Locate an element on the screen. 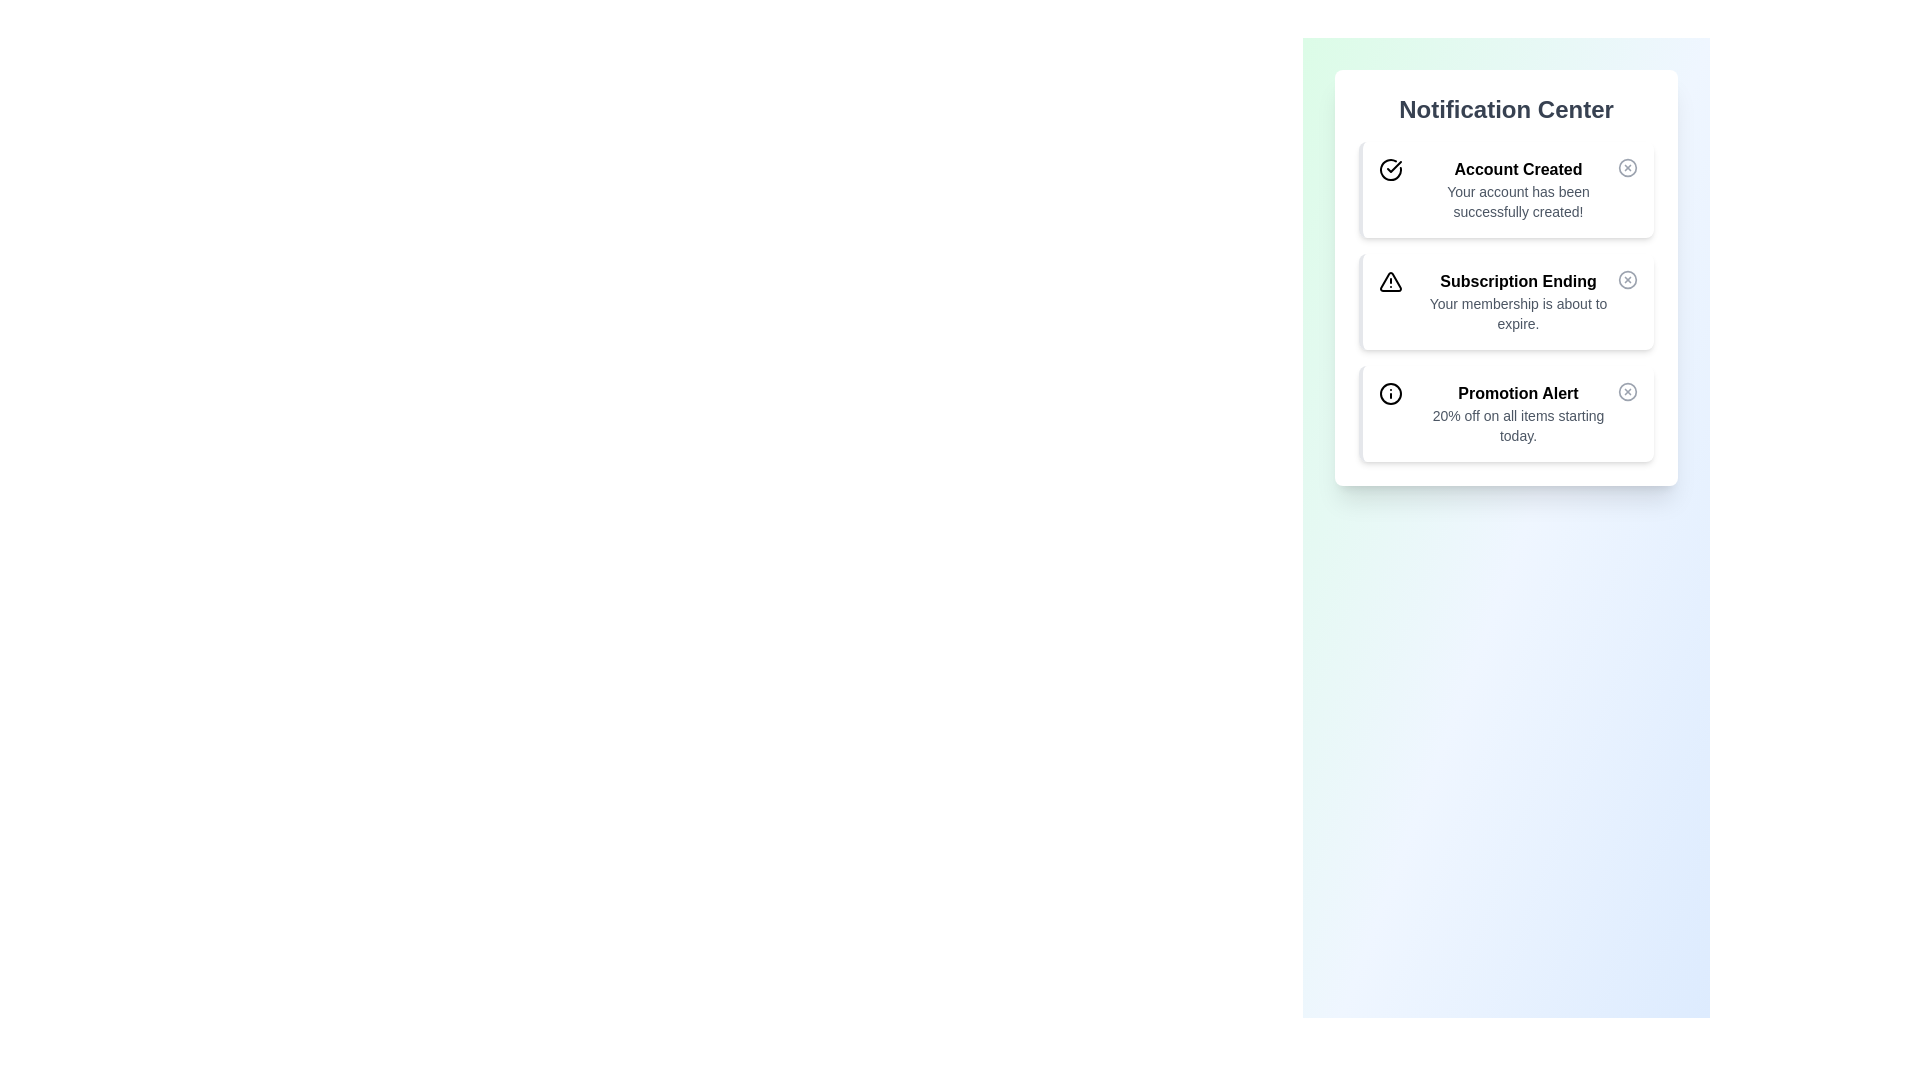 This screenshot has width=1920, height=1080. the Textual Announcement Display that informs users of a 20% discount on all items, located in the third card of the Notification Center widget is located at coordinates (1518, 412).